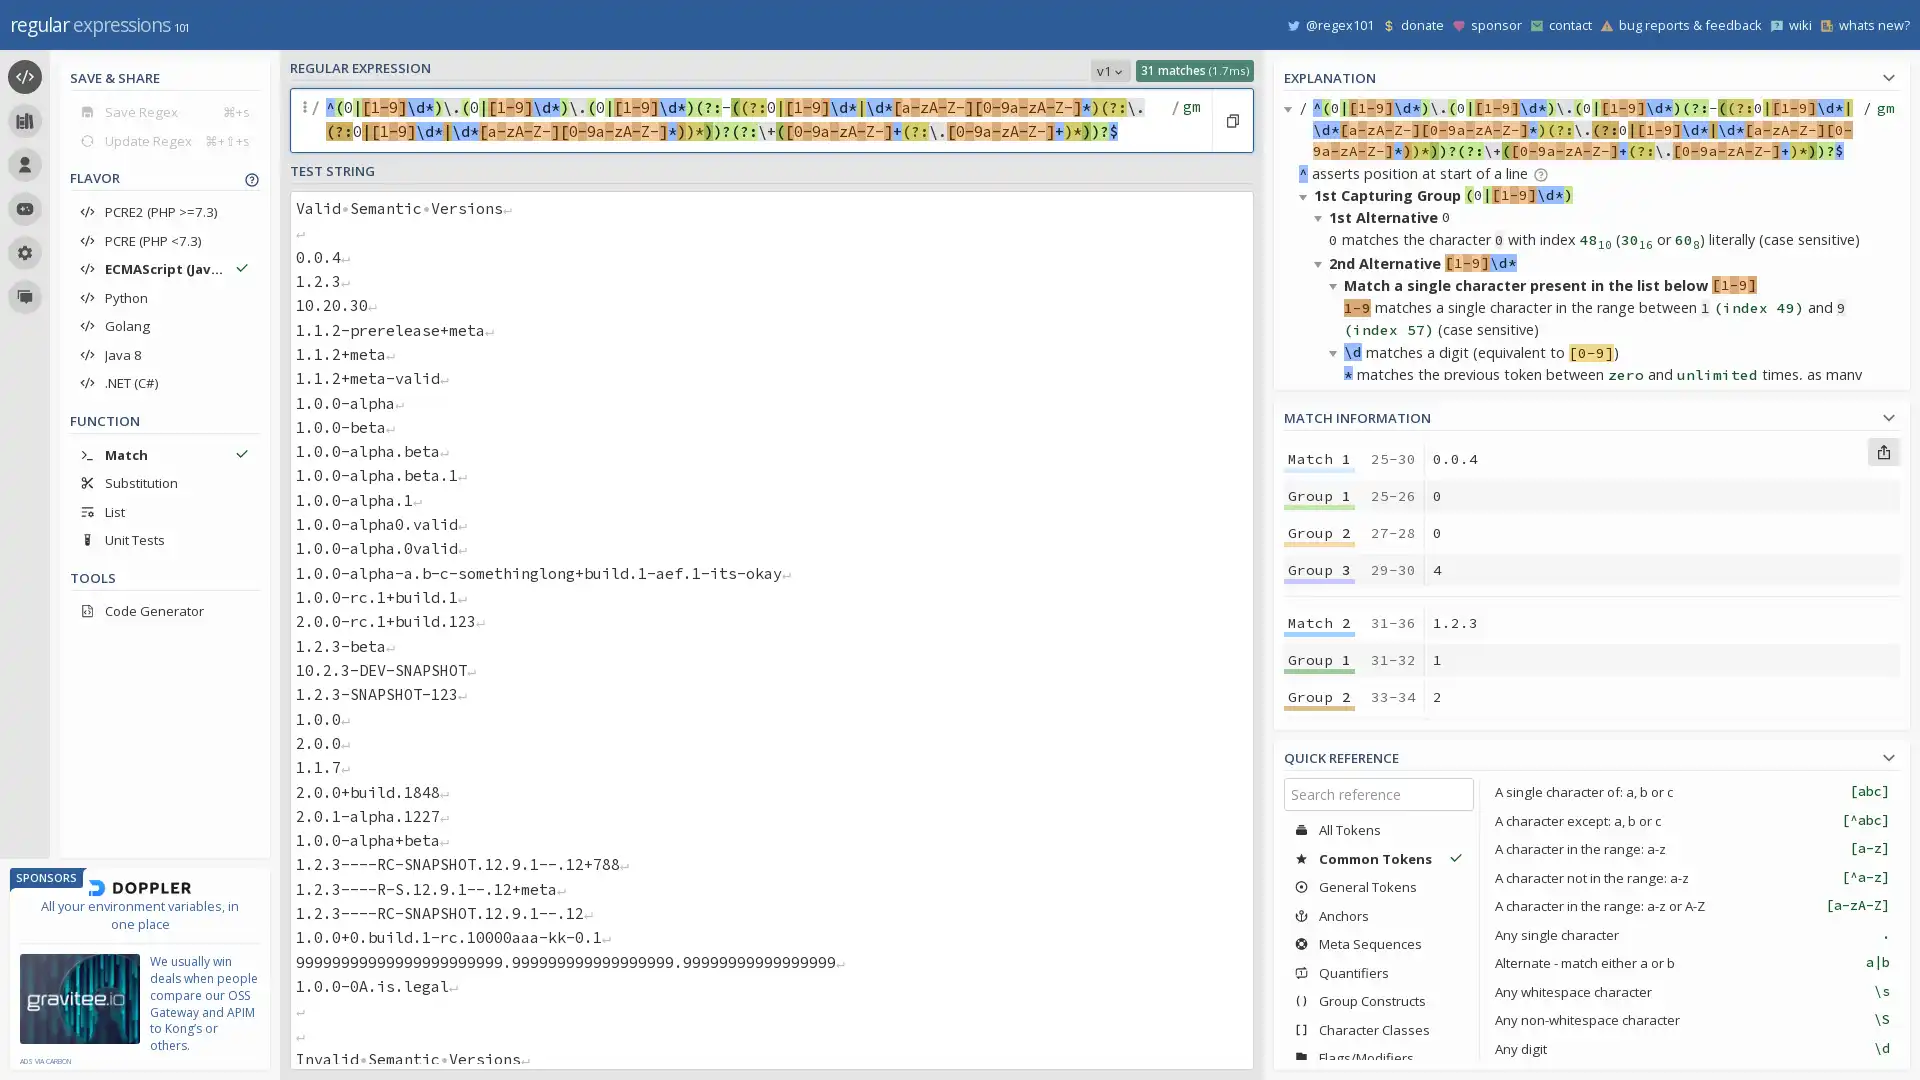 This screenshot has height=1080, width=1920. Describe the element at coordinates (1691, 1047) in the screenshot. I see `Any digit \d` at that location.